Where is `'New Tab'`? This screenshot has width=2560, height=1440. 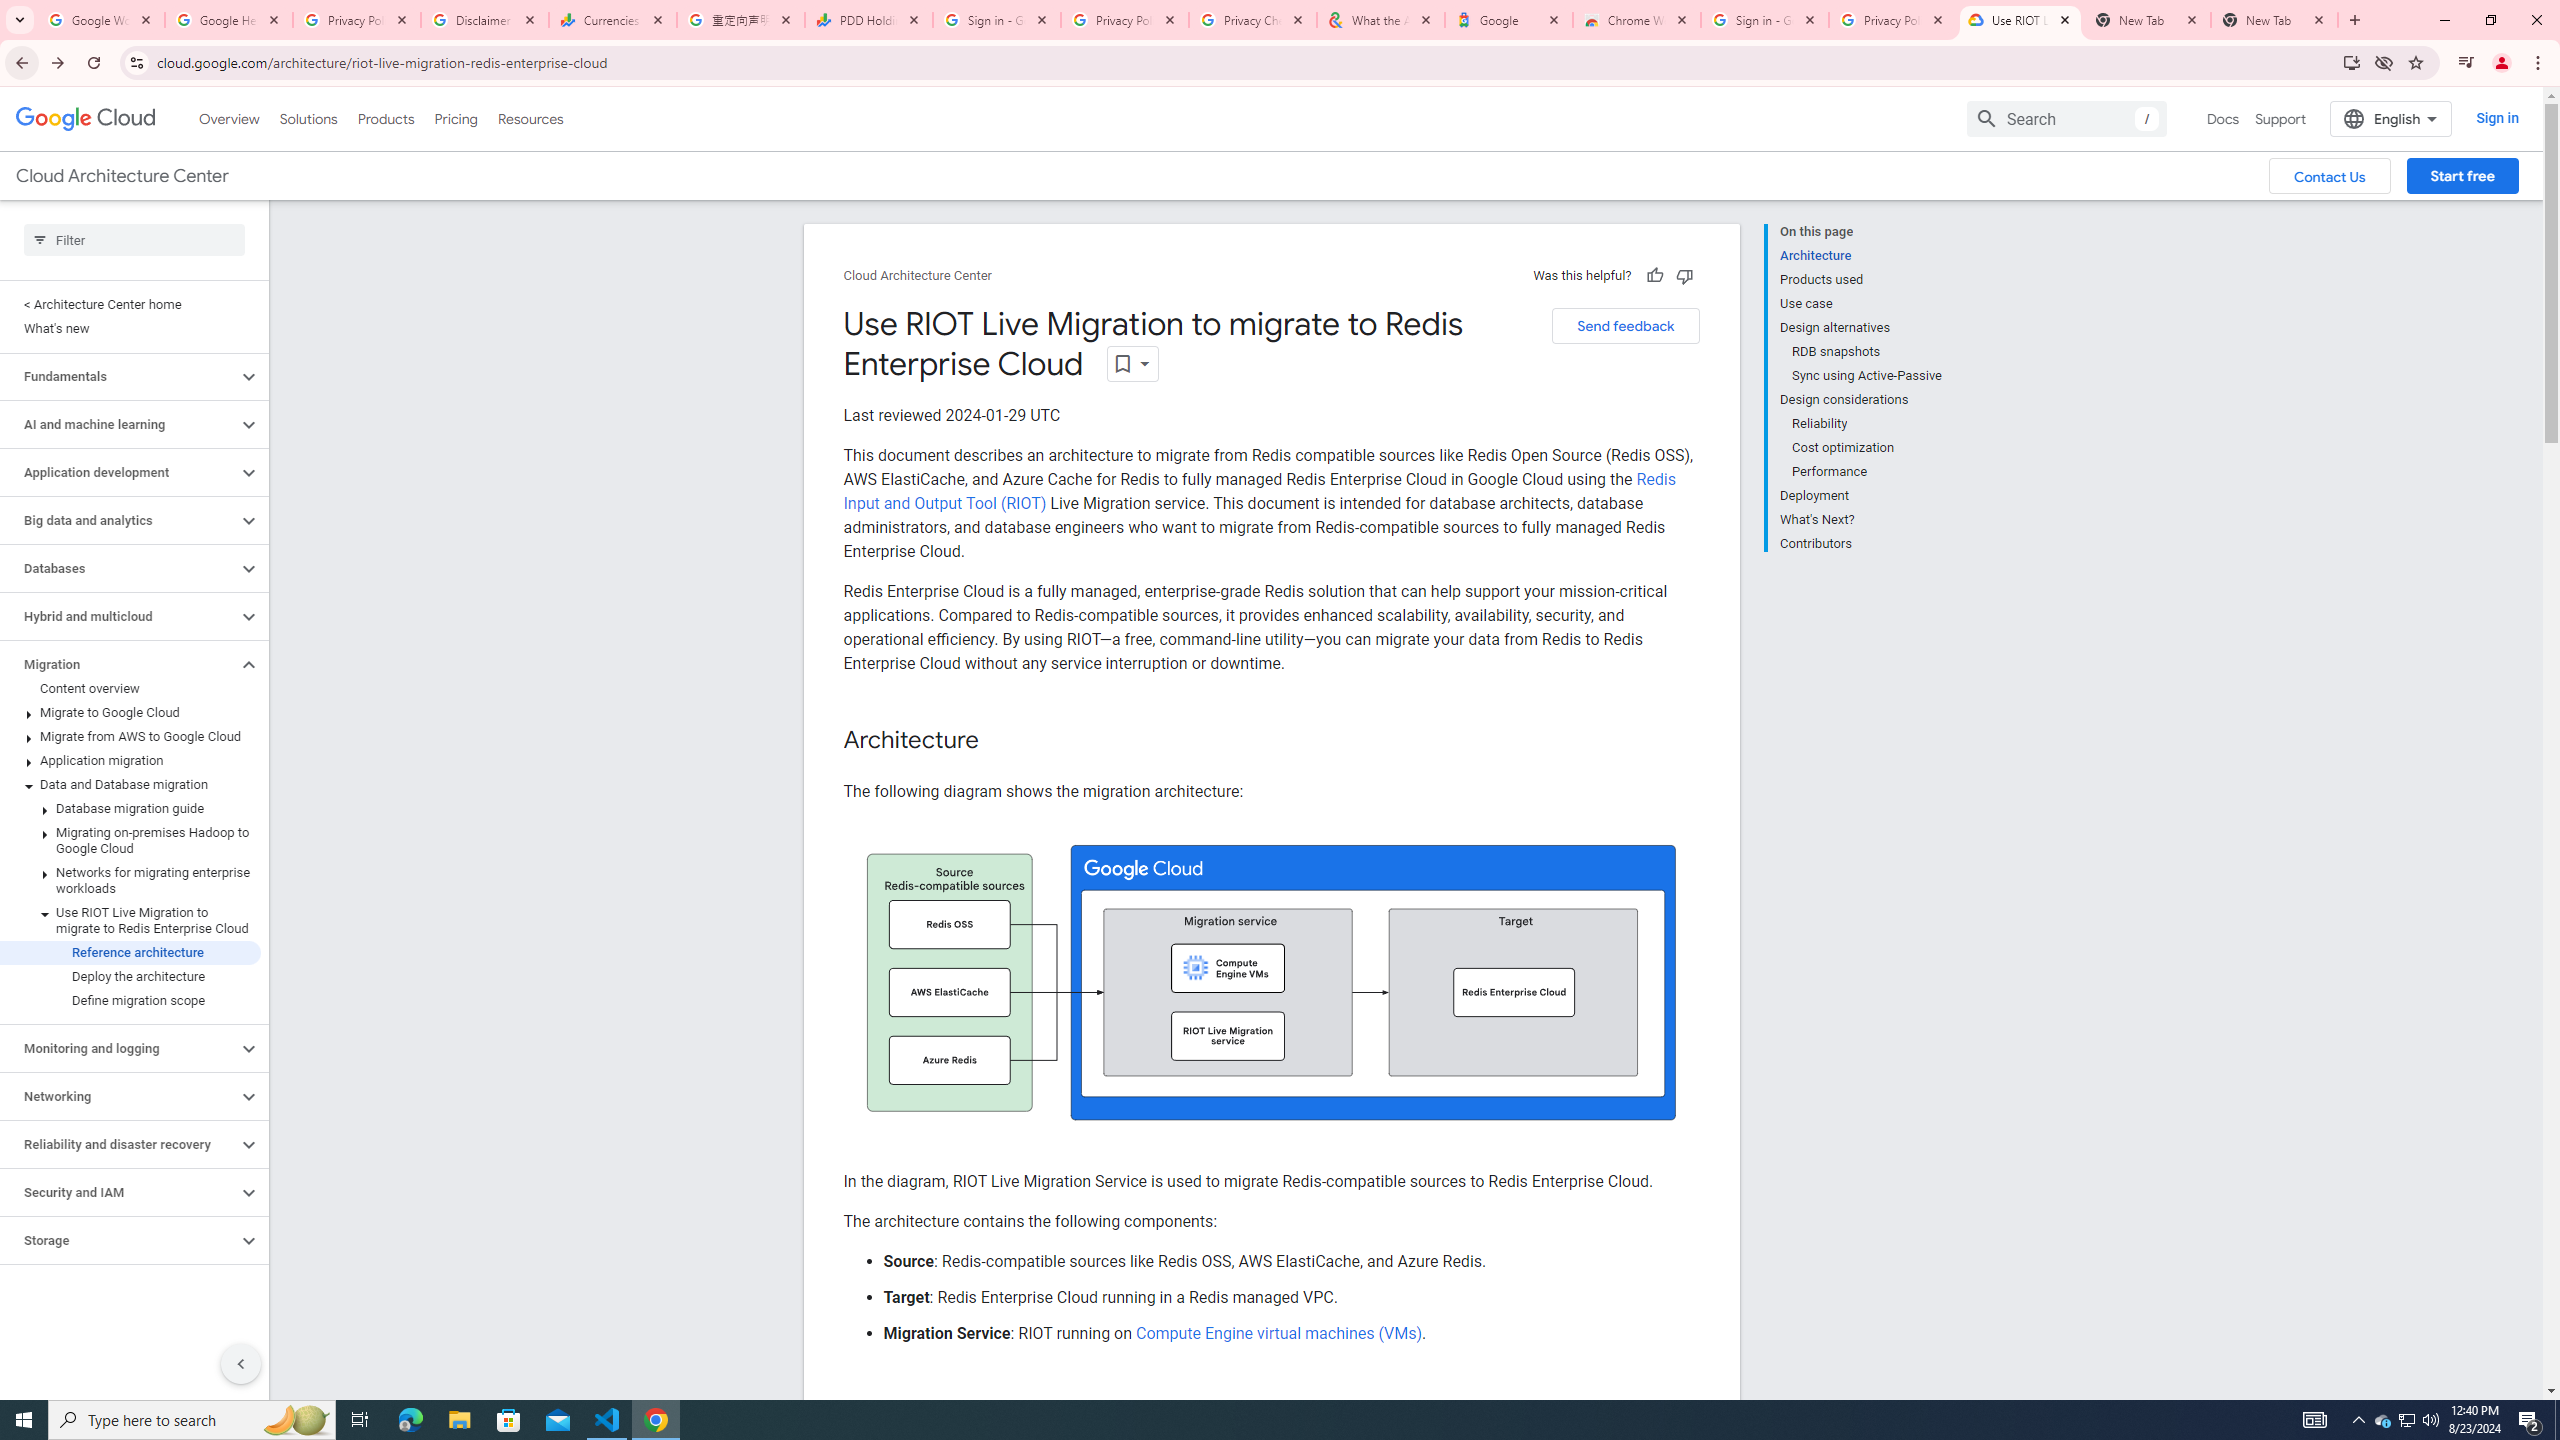
'New Tab' is located at coordinates (2274, 19).